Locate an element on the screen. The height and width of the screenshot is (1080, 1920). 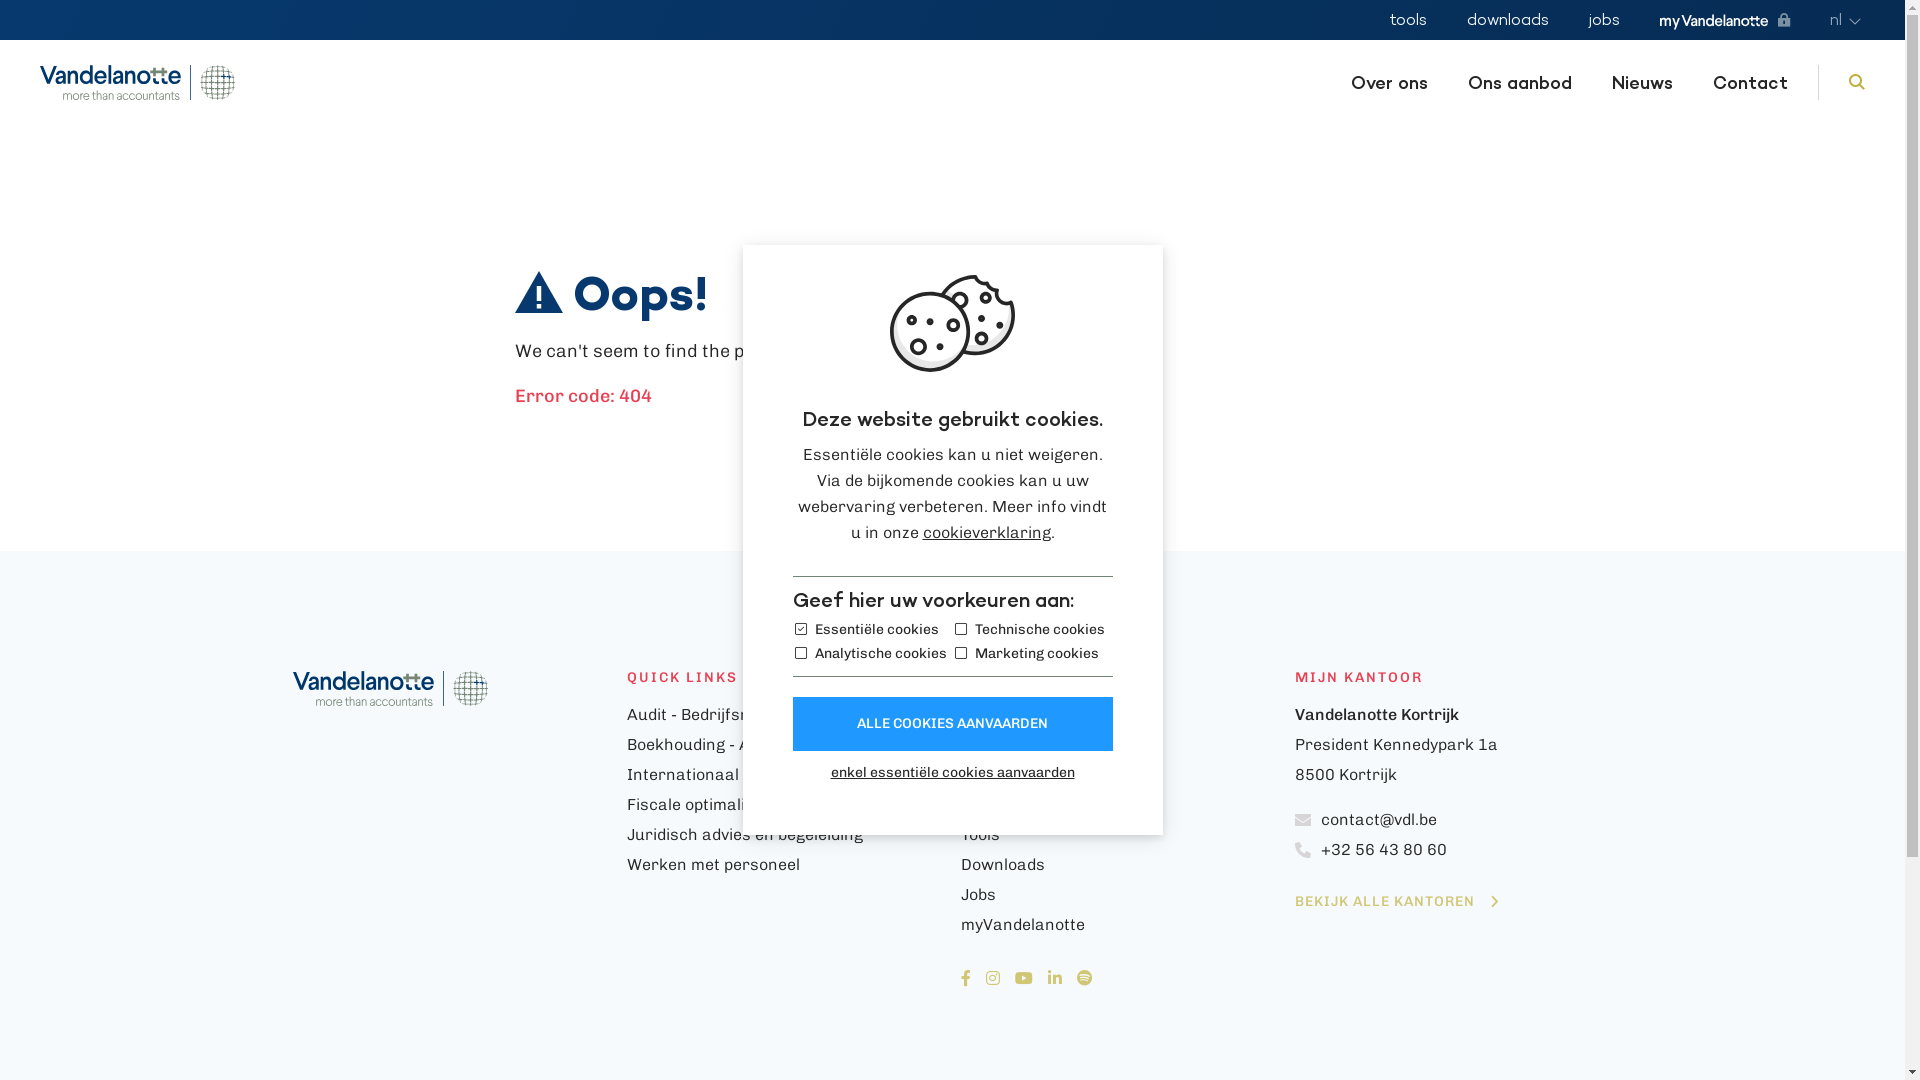
'Tools' is located at coordinates (960, 834).